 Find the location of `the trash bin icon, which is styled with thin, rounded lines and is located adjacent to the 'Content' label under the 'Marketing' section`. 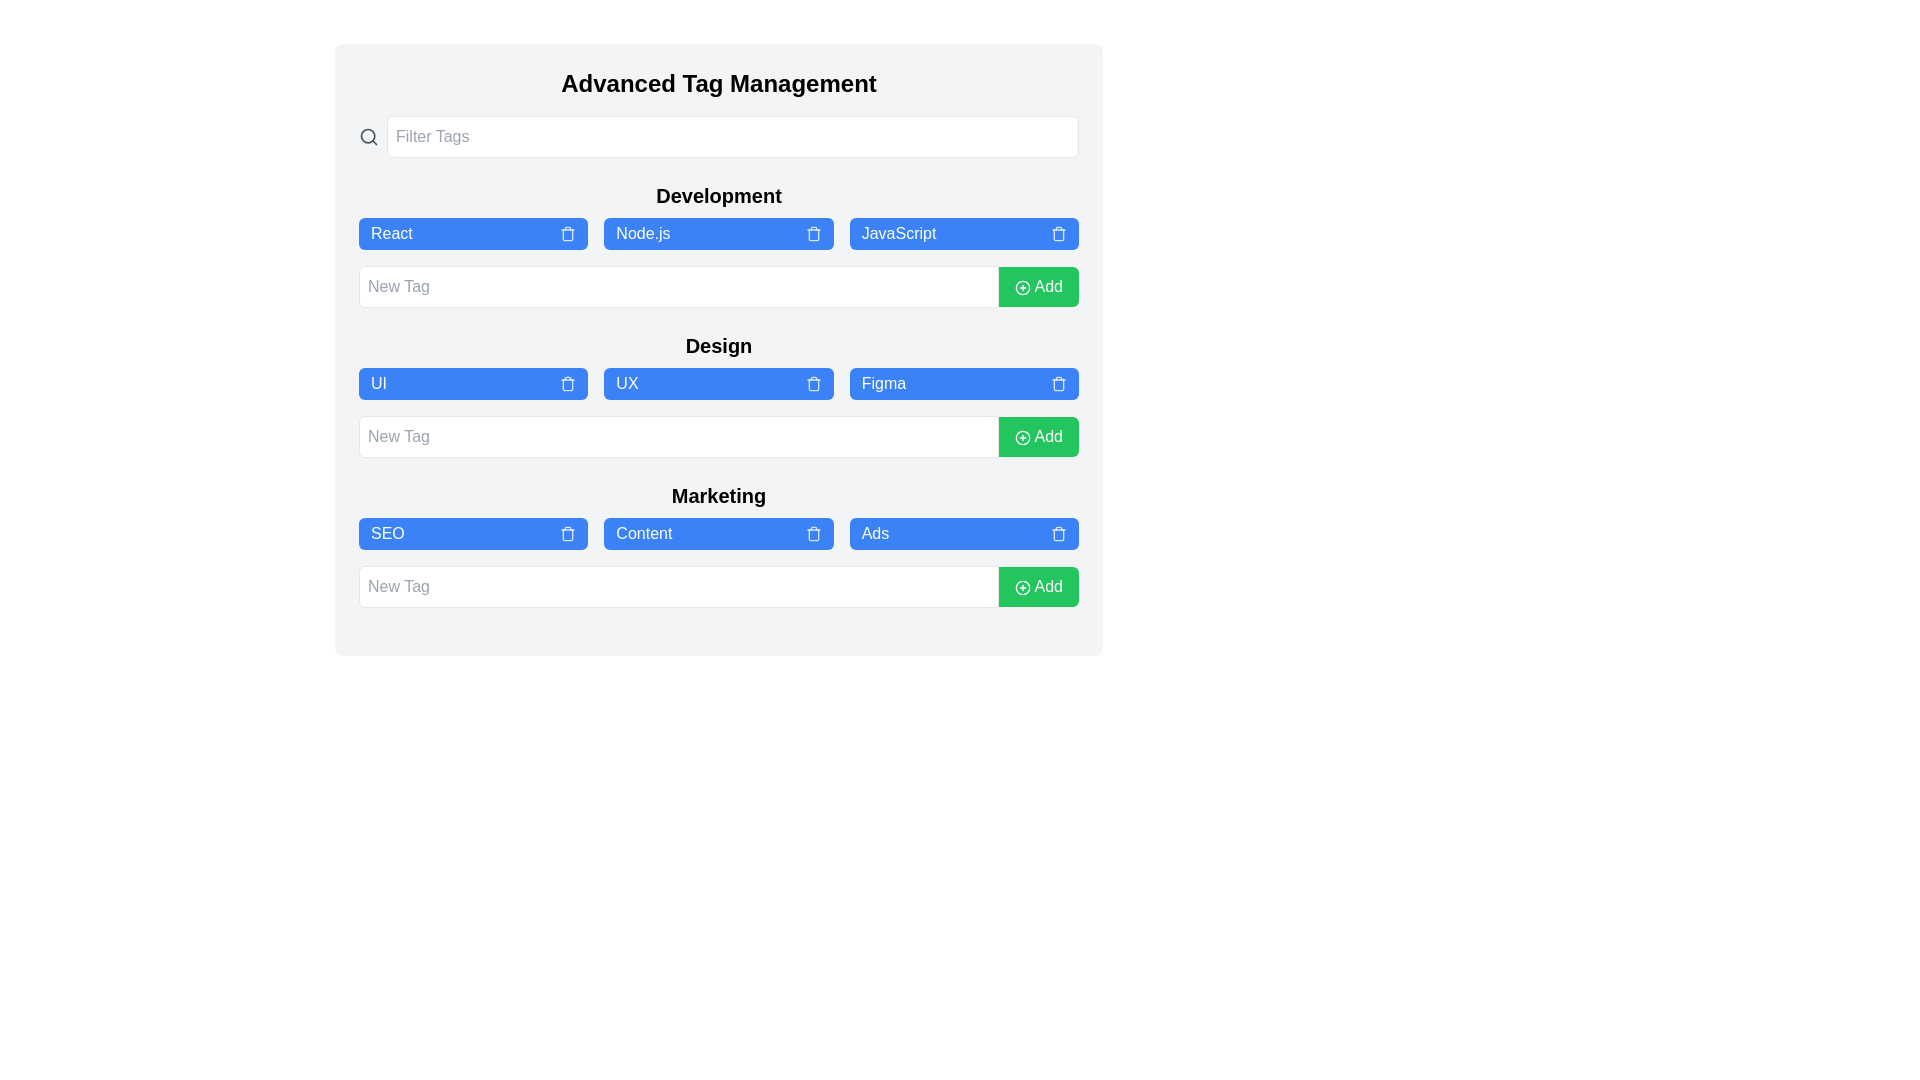

the trash bin icon, which is styled with thin, rounded lines and is located adjacent to the 'Content' label under the 'Marketing' section is located at coordinates (813, 534).